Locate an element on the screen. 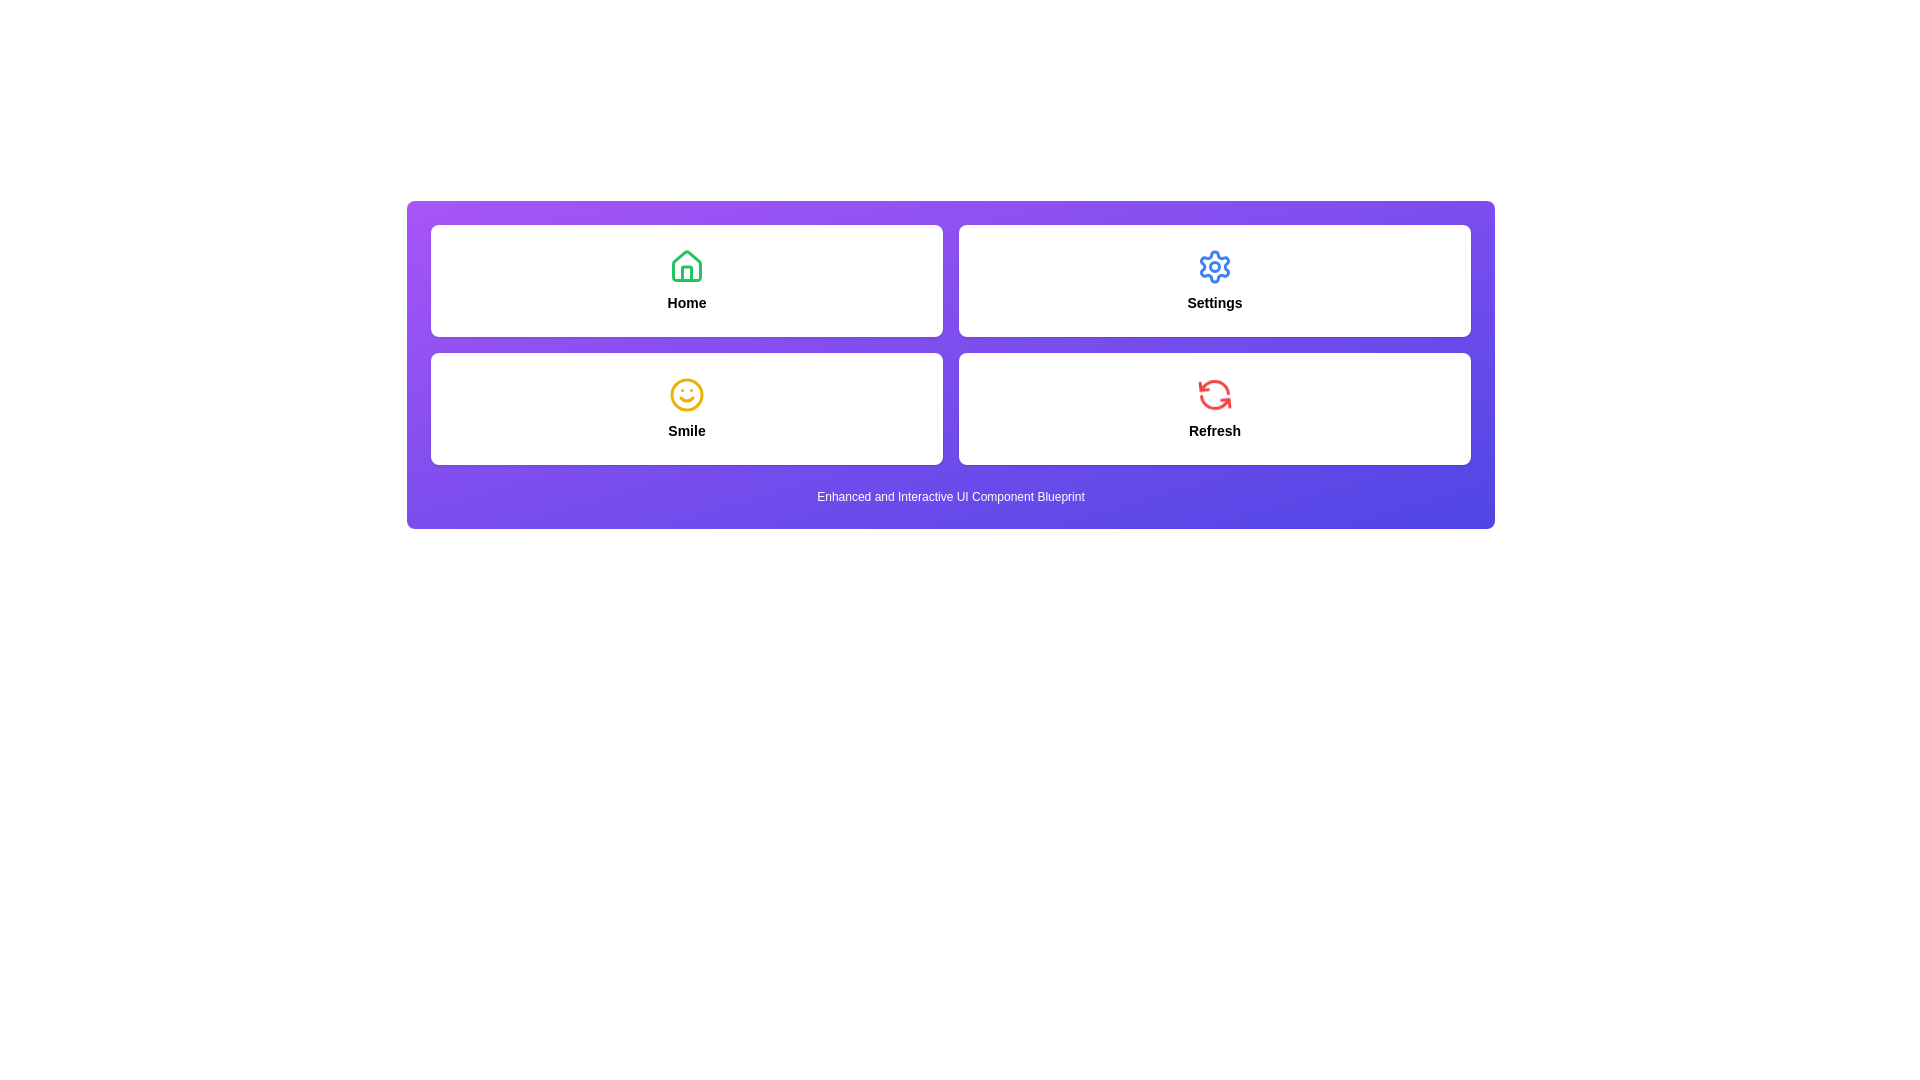 The width and height of the screenshot is (1920, 1080). the green house-shaped icon located above the text 'Home' is located at coordinates (686, 265).